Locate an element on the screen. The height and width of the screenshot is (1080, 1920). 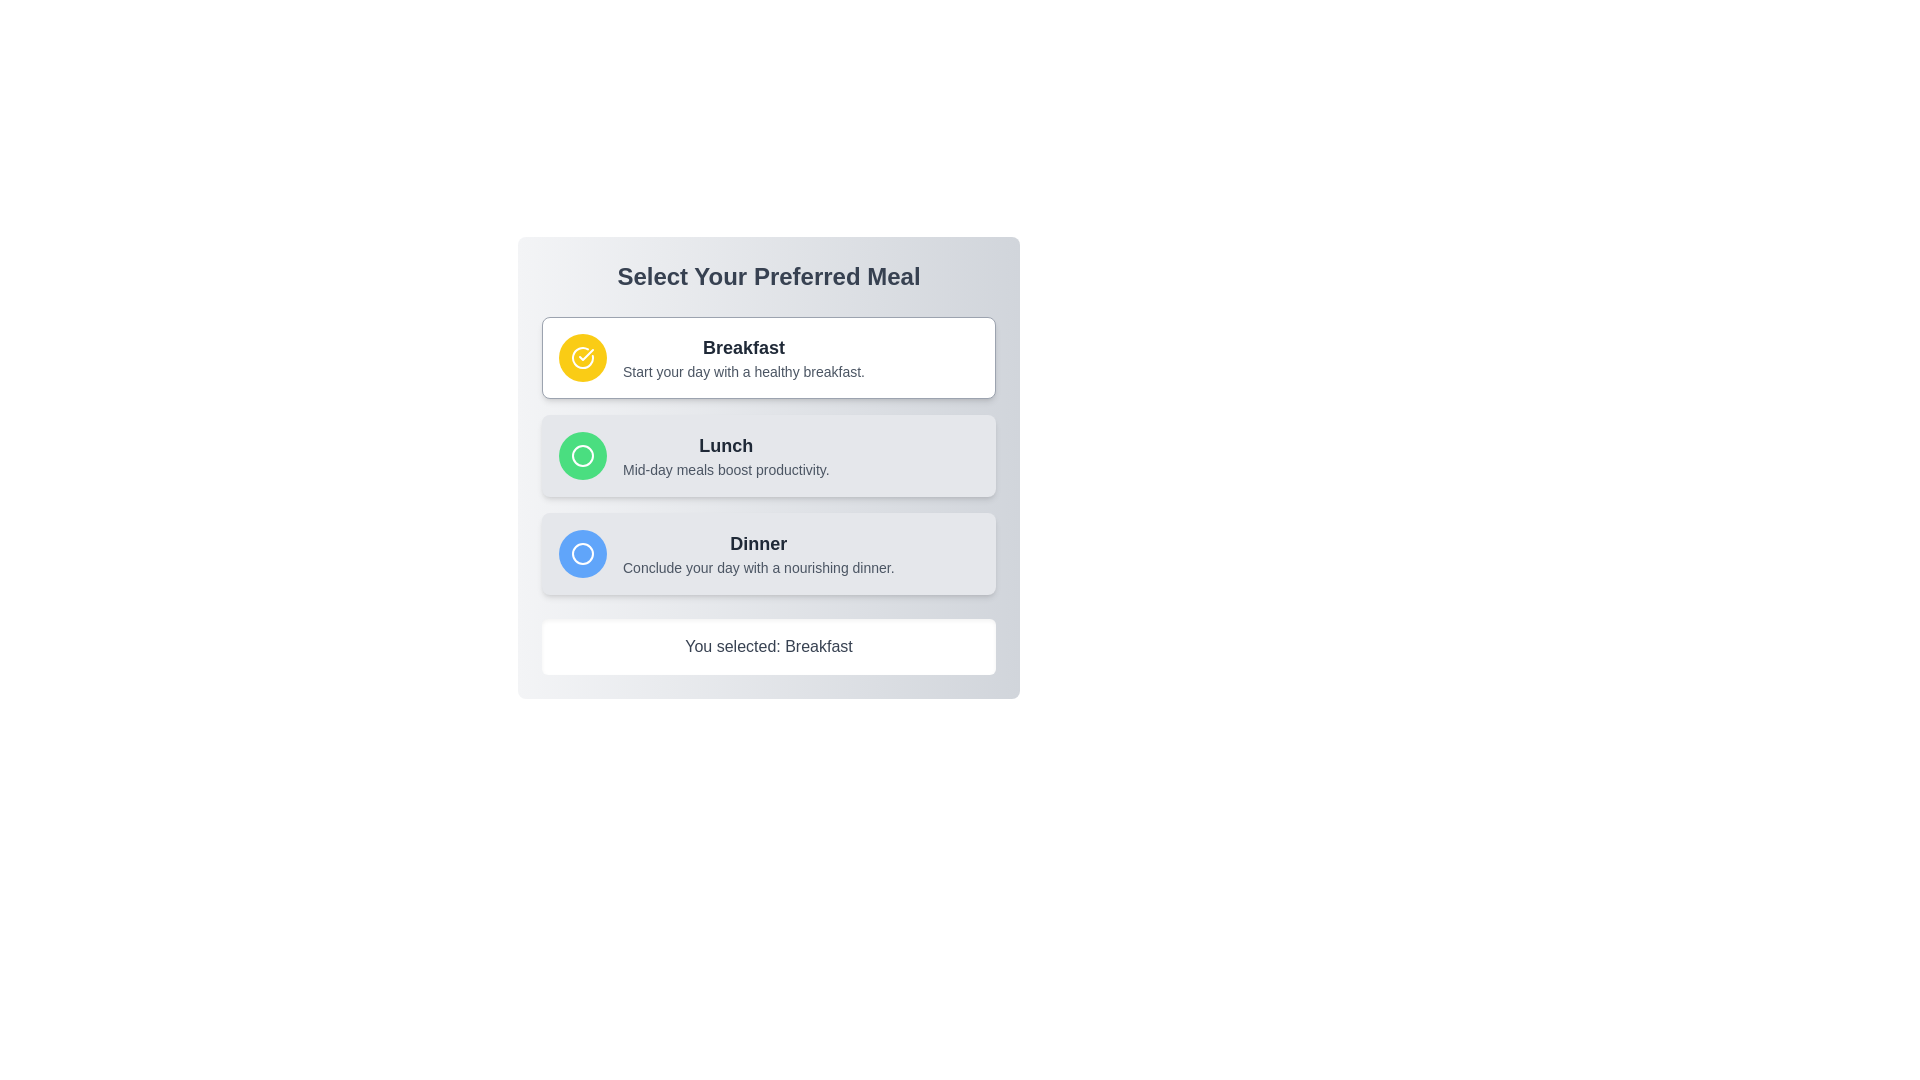
information displayed in the rectangular text box with a white background and rounded corners that shows 'You selected: Breakfast' is located at coordinates (767, 647).